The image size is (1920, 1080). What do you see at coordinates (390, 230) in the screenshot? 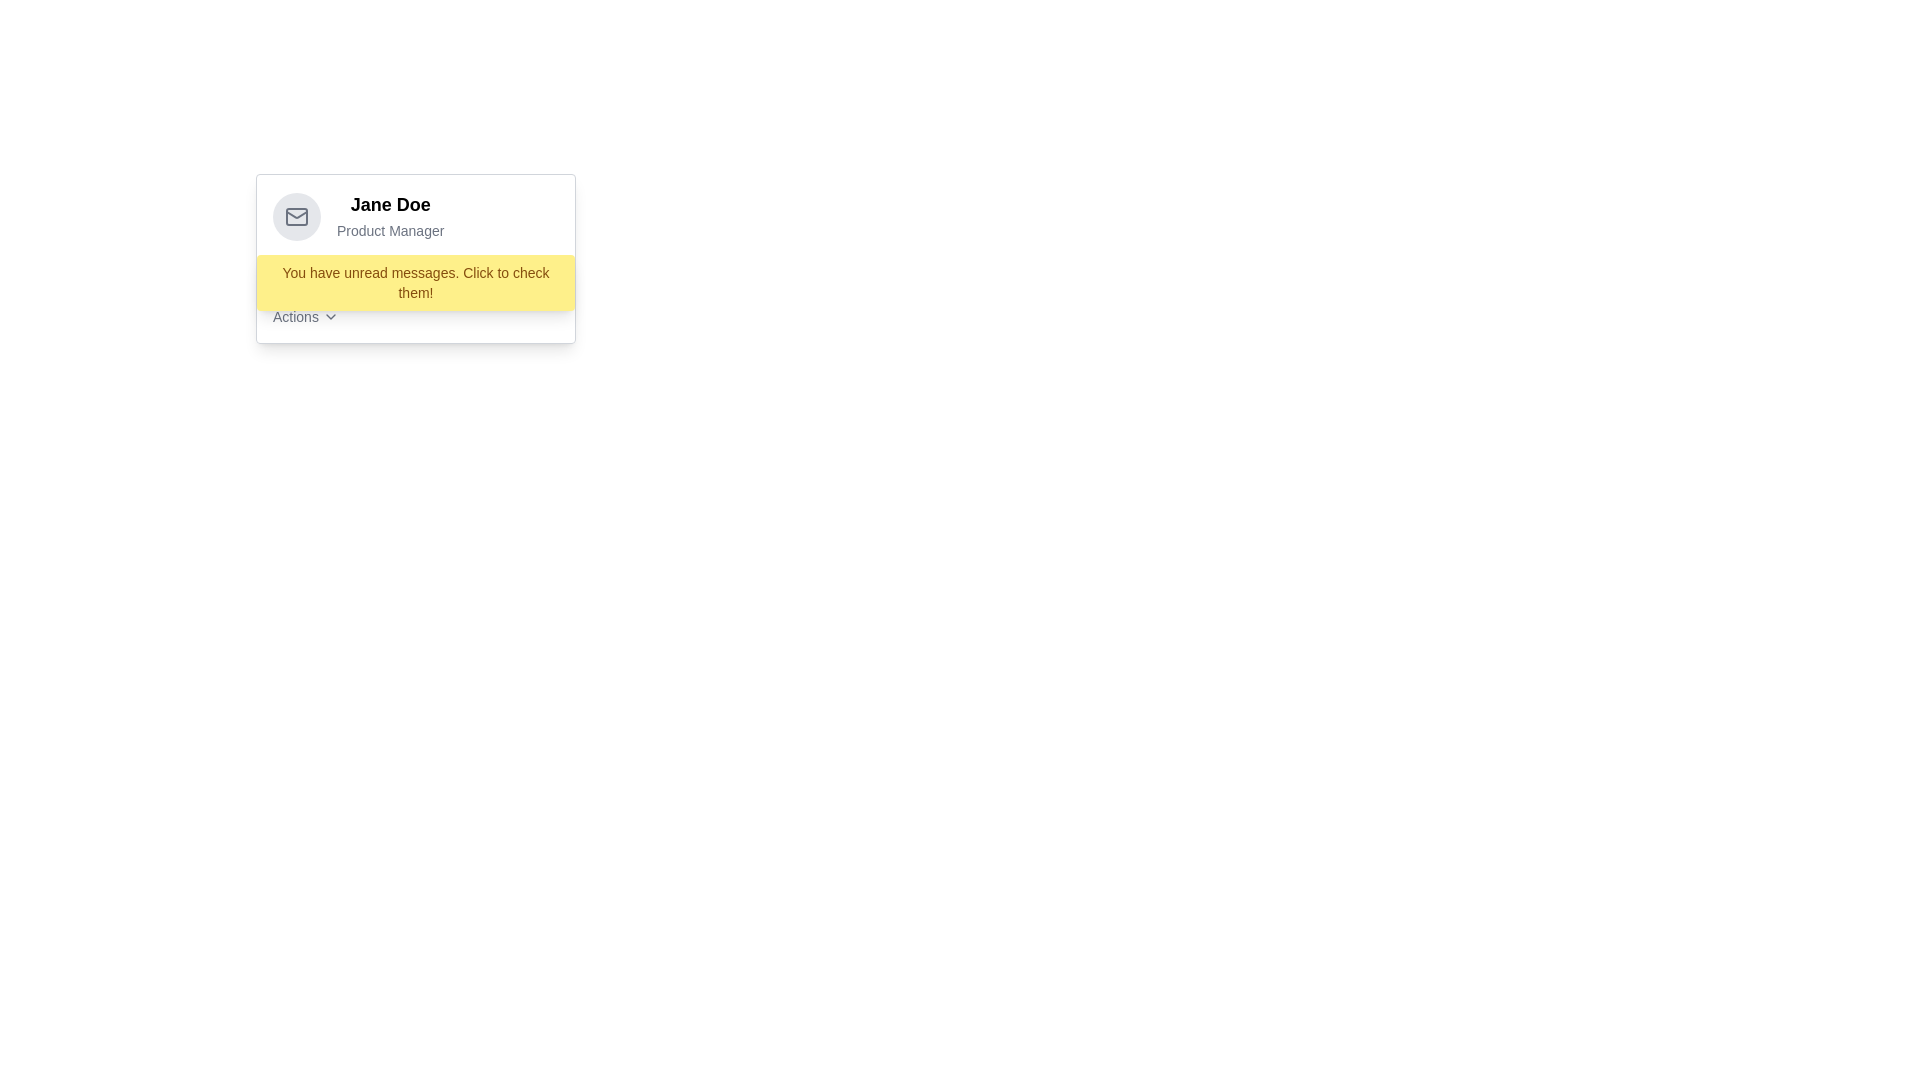
I see `the text label displaying 'Product Manager', which is styled in smaller gray font and located directly below the name 'Jane Doe'` at bounding box center [390, 230].